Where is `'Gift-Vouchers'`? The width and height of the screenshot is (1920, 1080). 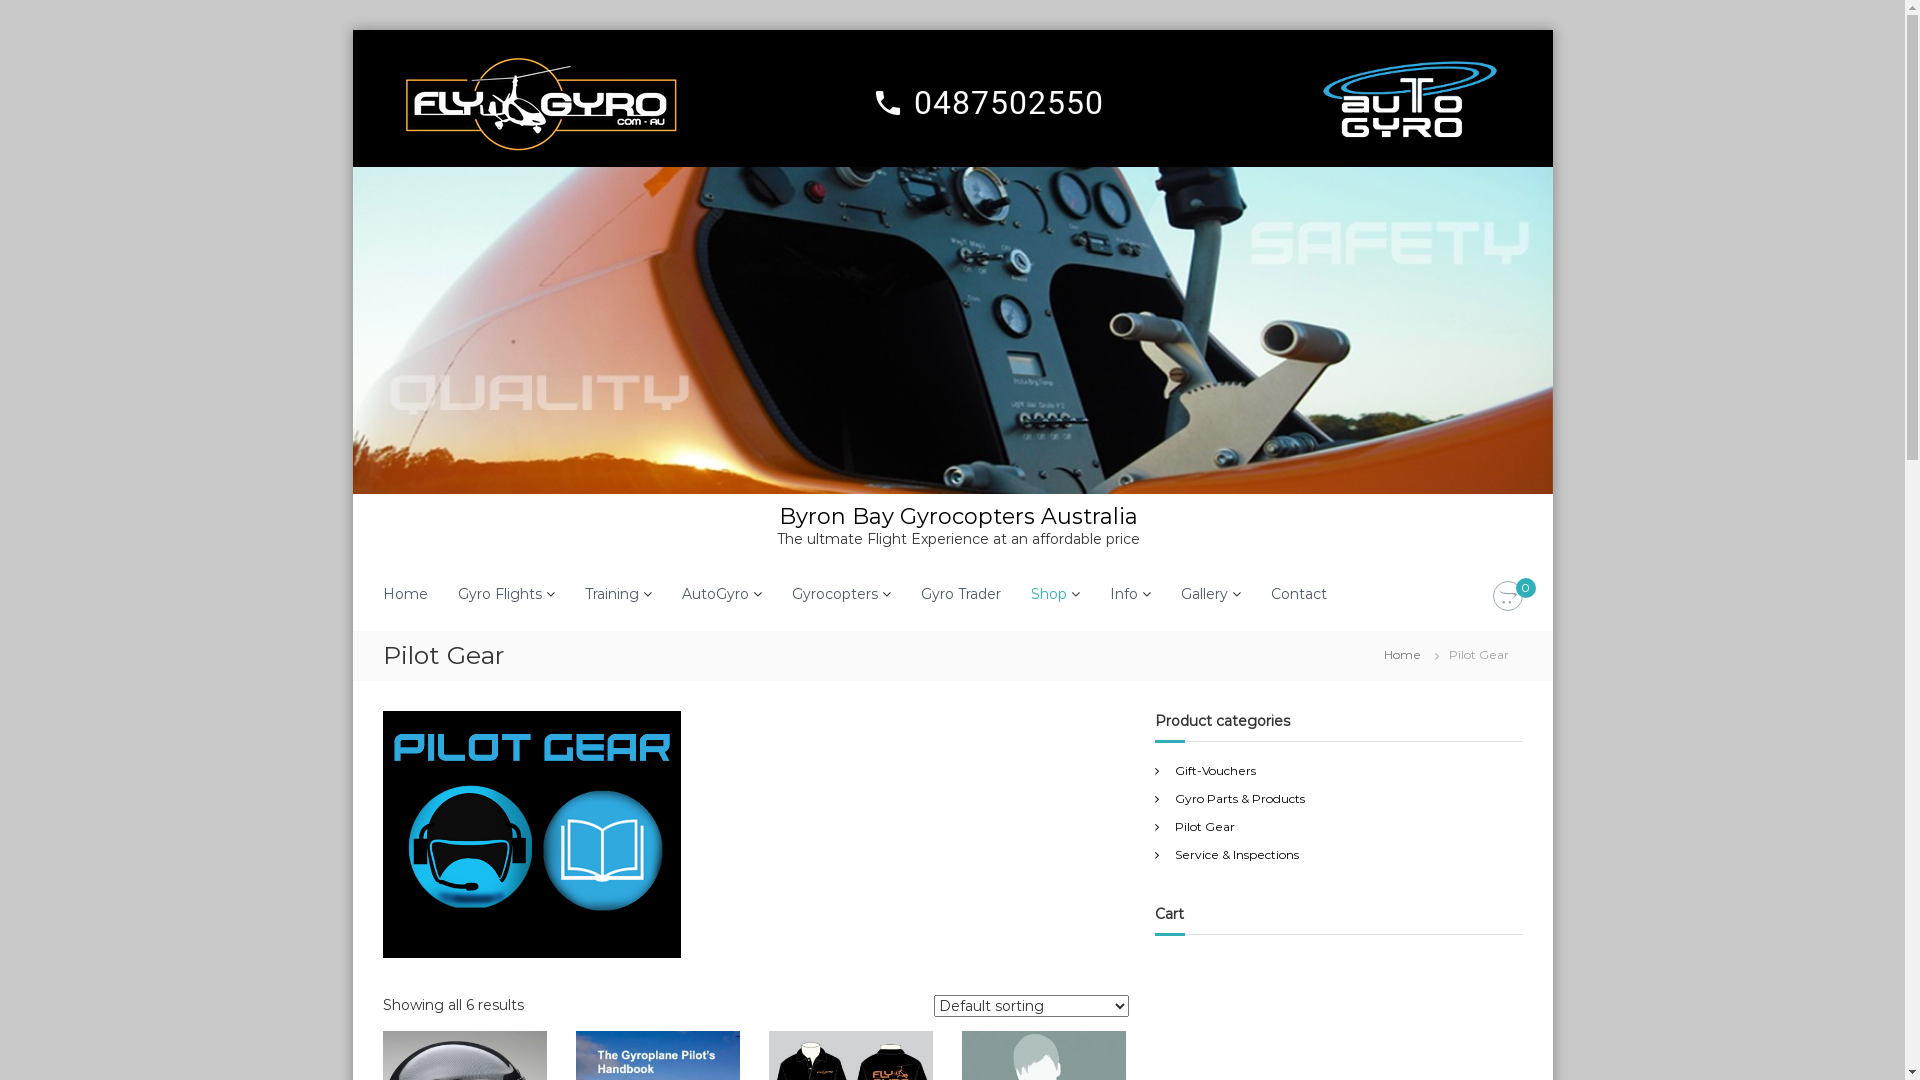 'Gift-Vouchers' is located at coordinates (1214, 768).